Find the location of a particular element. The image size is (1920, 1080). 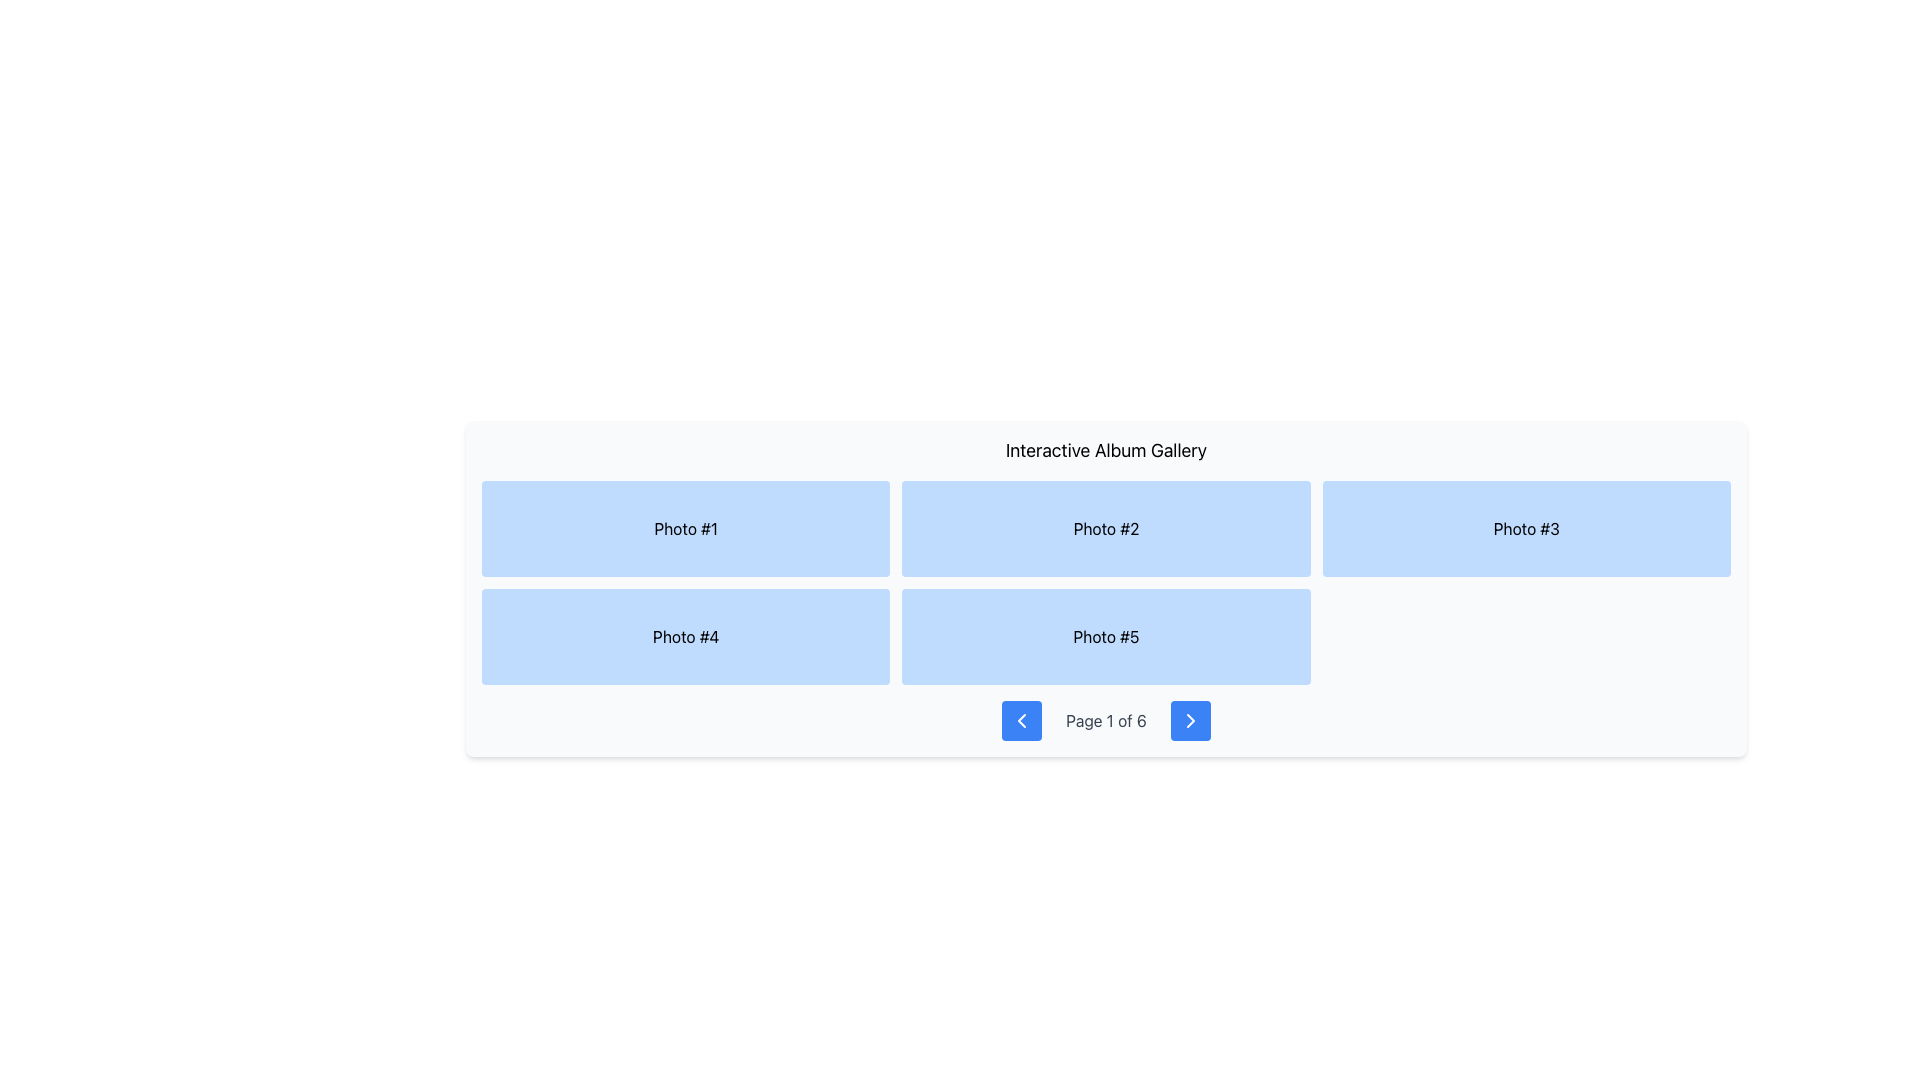

the text element that displays the current page number and total page count in the photo gallery, positioned at the bottom of the interface between the left and right arrow buttons is located at coordinates (1105, 721).